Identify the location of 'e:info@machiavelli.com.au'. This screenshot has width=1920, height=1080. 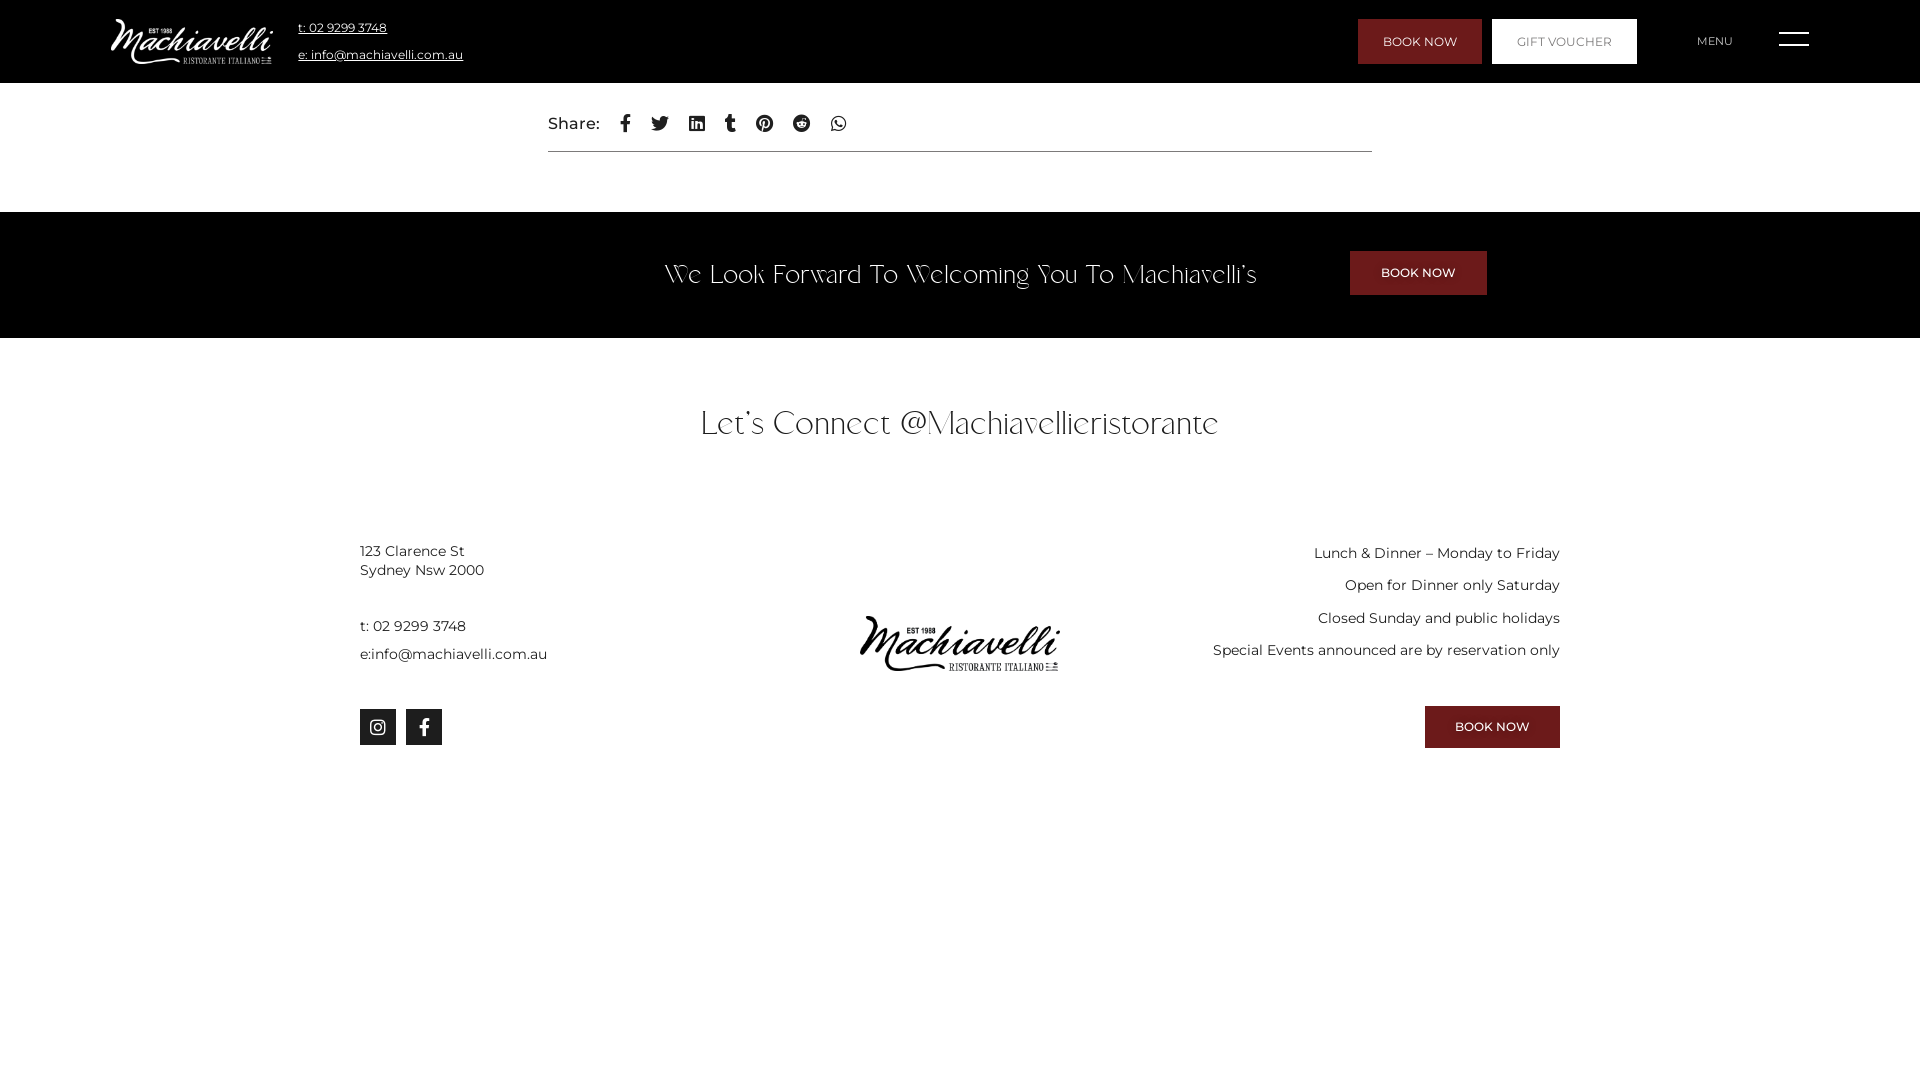
(553, 654).